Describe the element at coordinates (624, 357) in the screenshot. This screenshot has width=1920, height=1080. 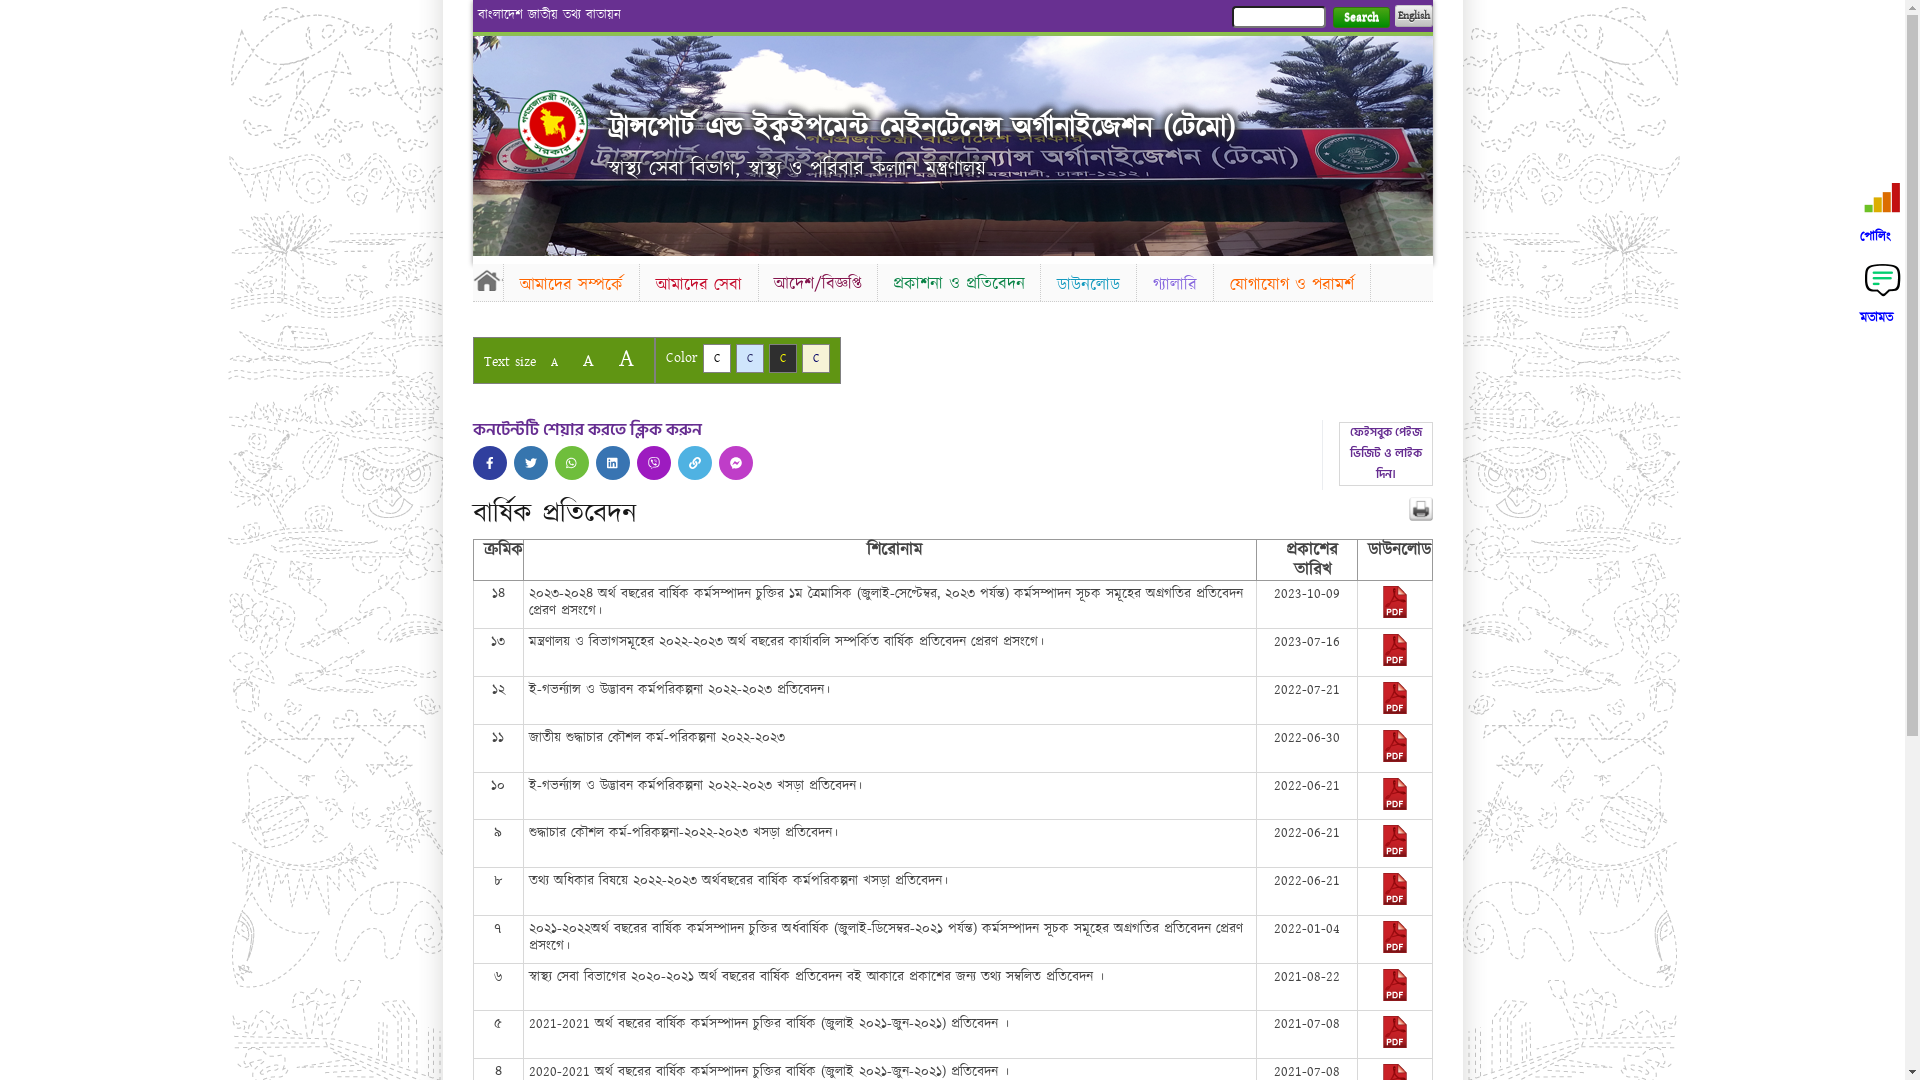
I see `'A'` at that location.